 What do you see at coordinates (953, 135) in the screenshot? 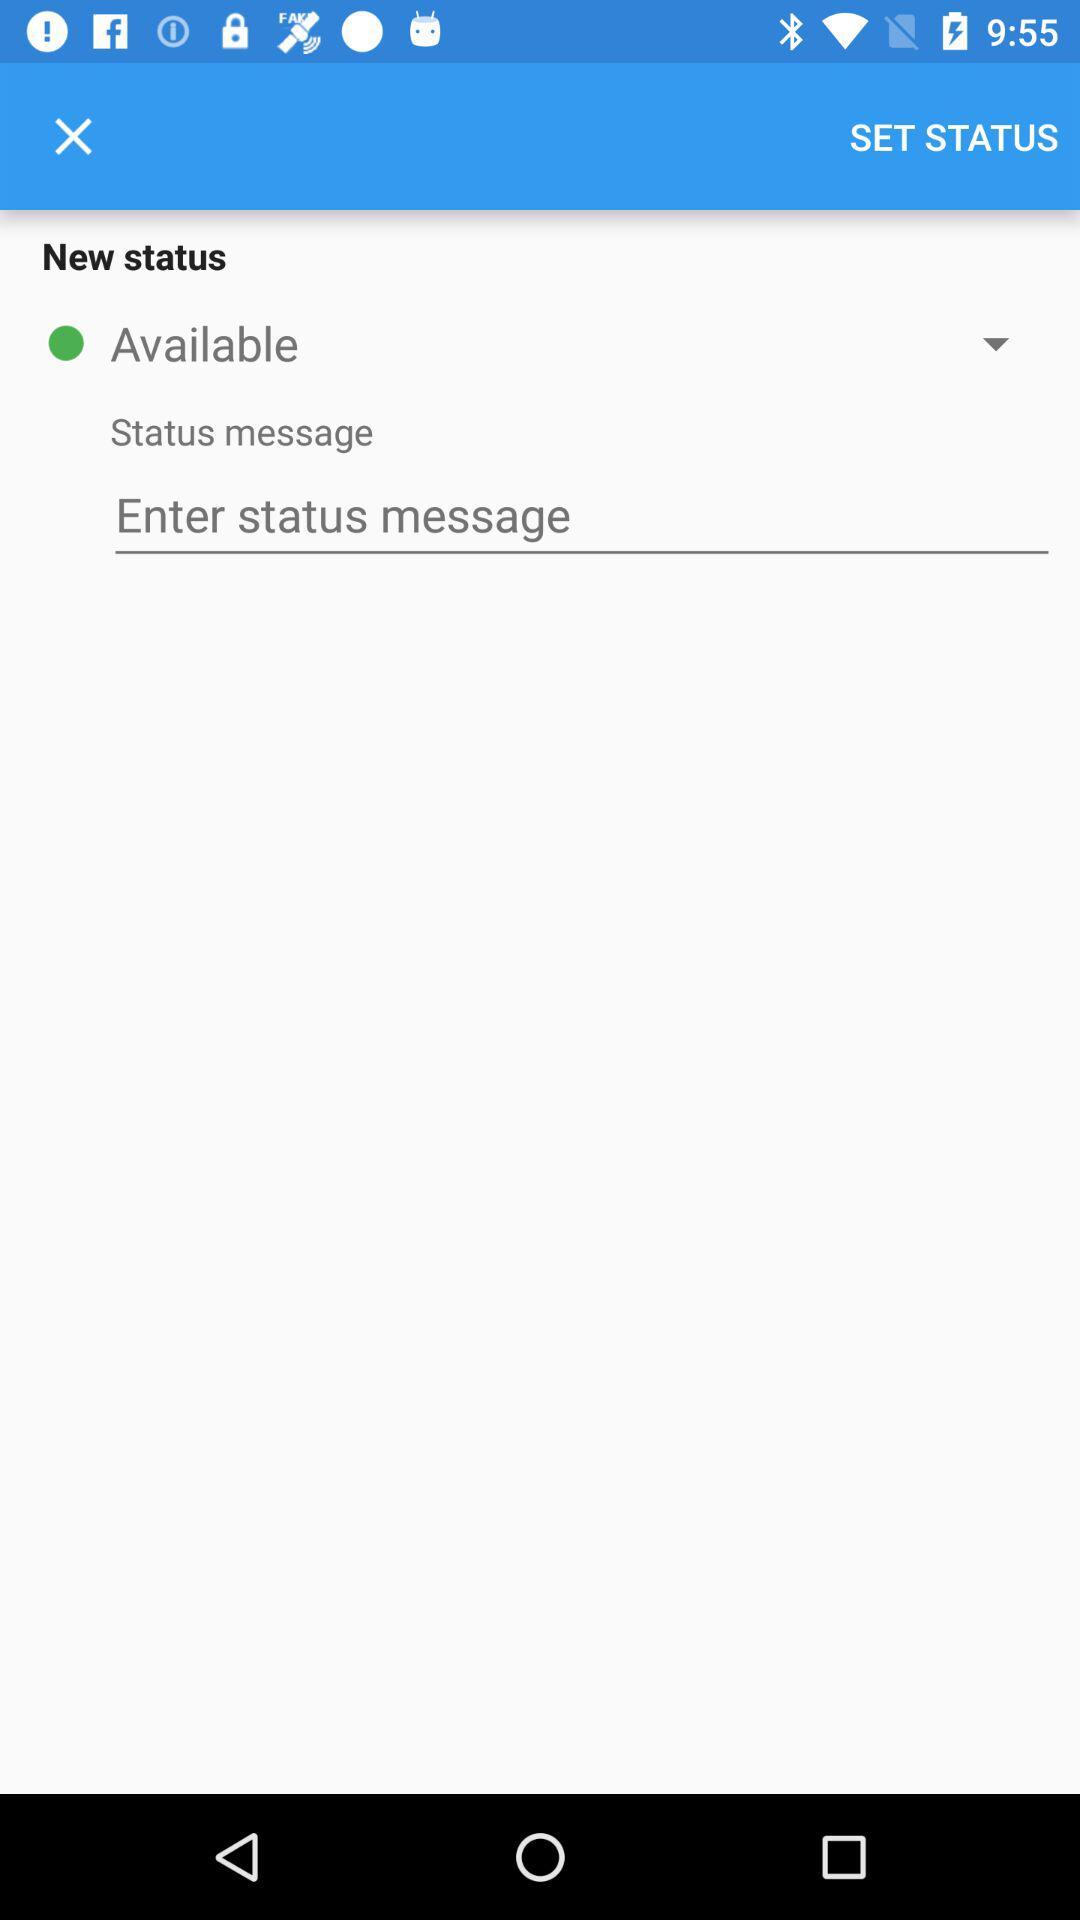
I see `set status icon` at bounding box center [953, 135].